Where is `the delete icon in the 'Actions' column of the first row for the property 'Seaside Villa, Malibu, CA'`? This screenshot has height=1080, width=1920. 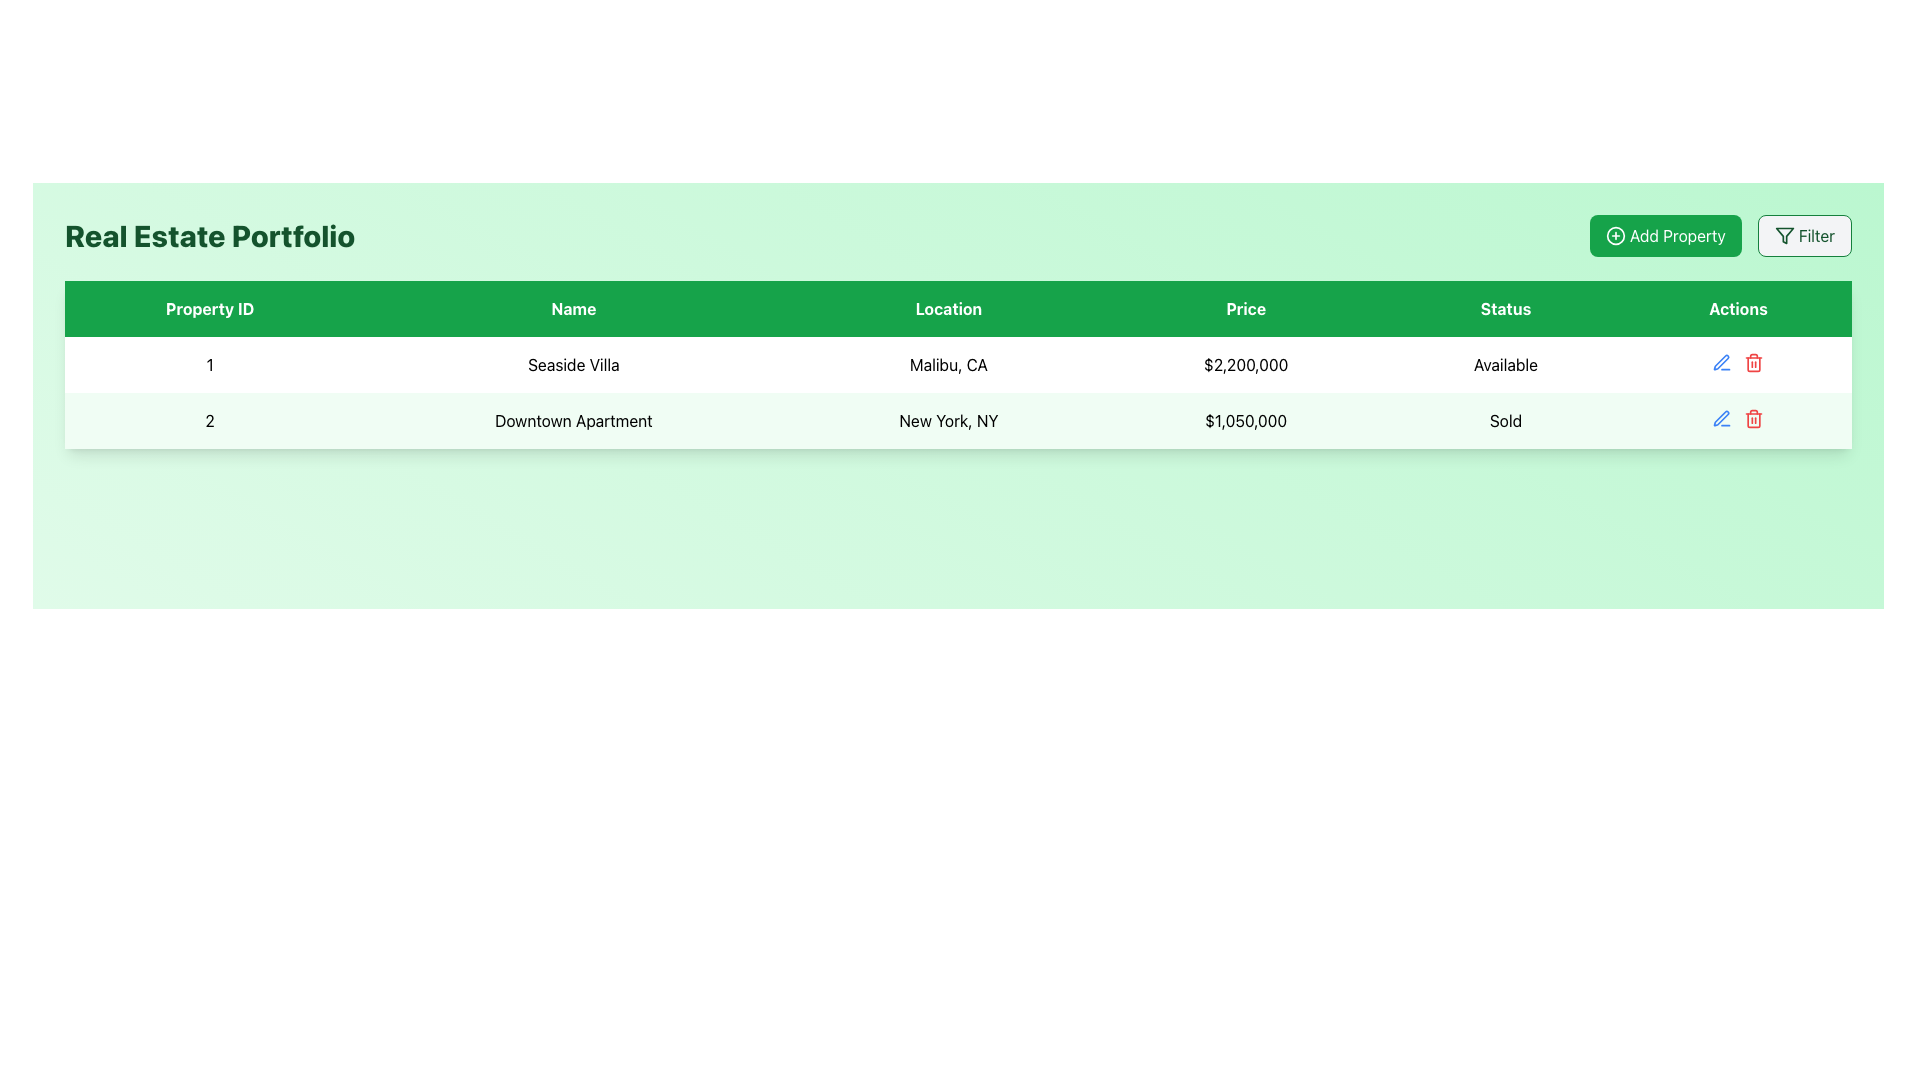
the delete icon in the 'Actions' column of the first row for the property 'Seaside Villa, Malibu, CA' is located at coordinates (1736, 362).